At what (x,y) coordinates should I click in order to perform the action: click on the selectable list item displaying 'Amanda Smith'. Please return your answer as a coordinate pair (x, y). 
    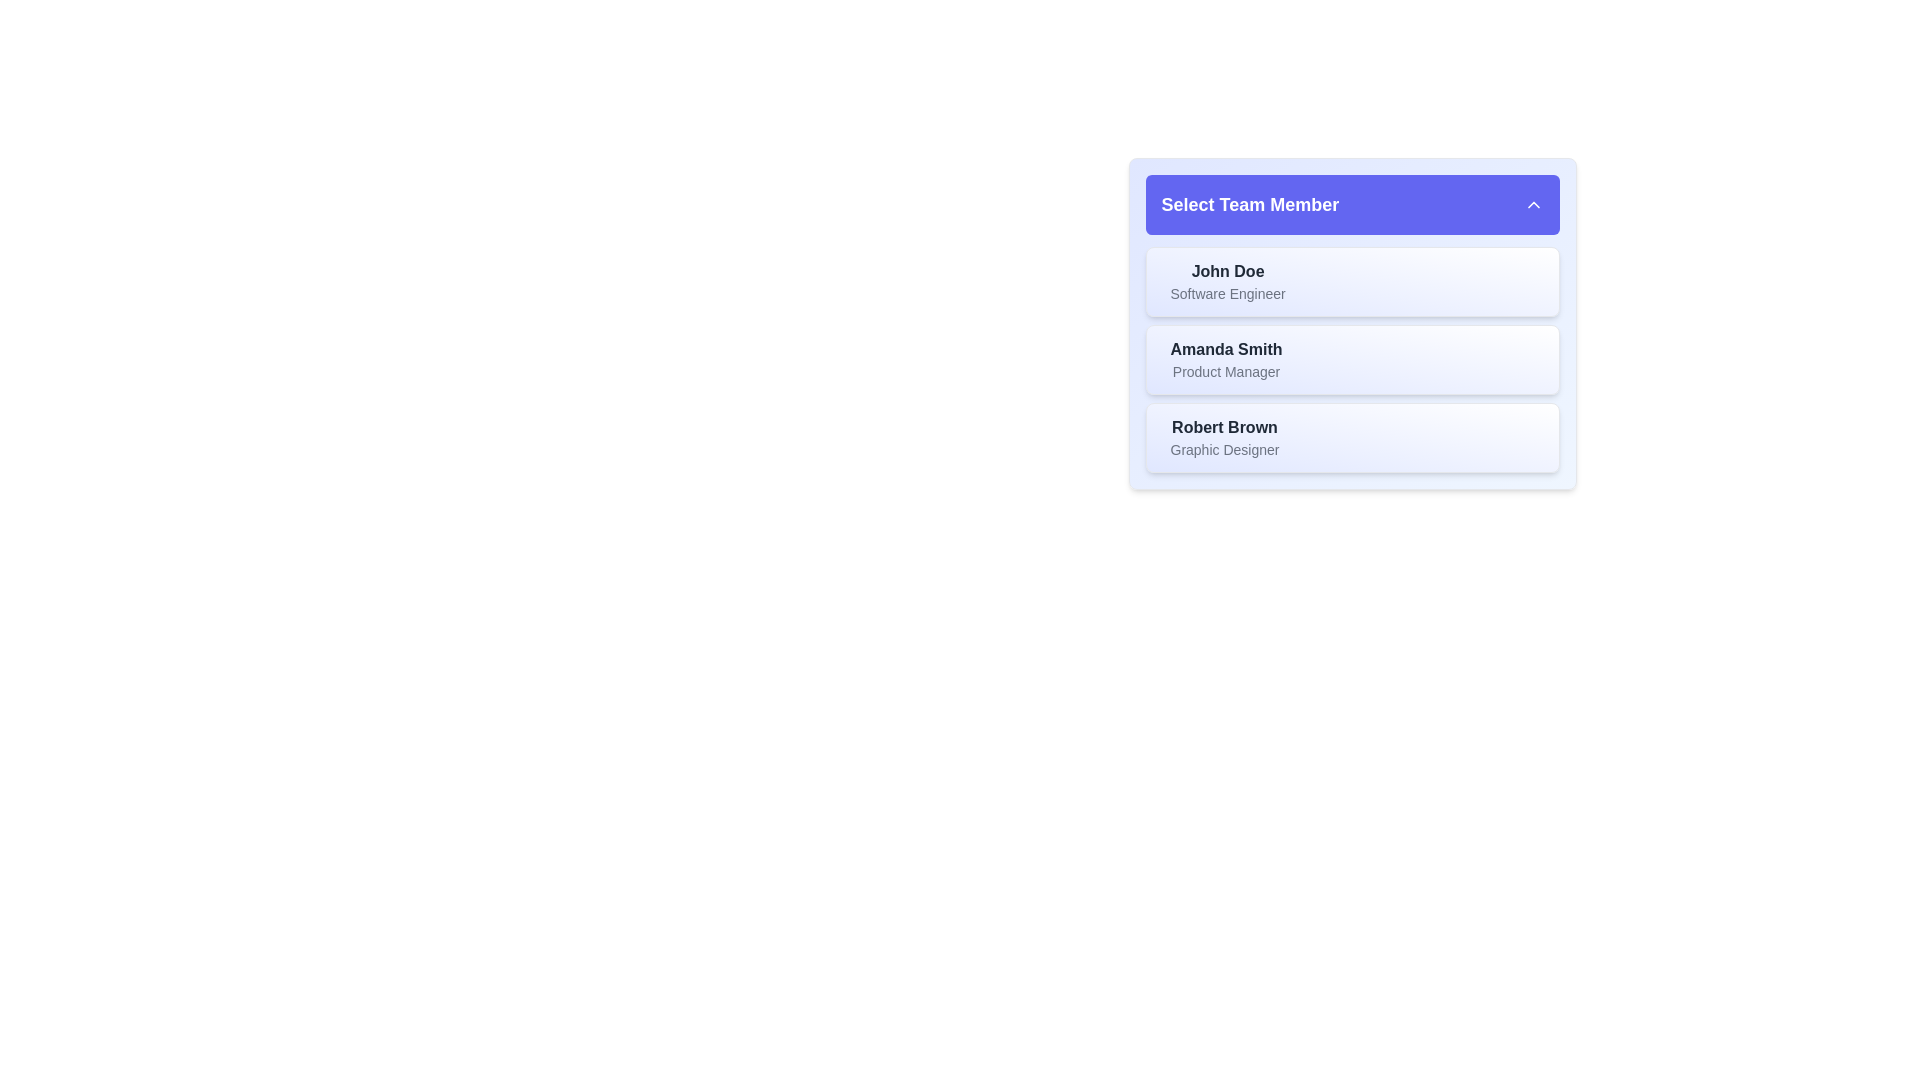
    Looking at the image, I should click on (1352, 323).